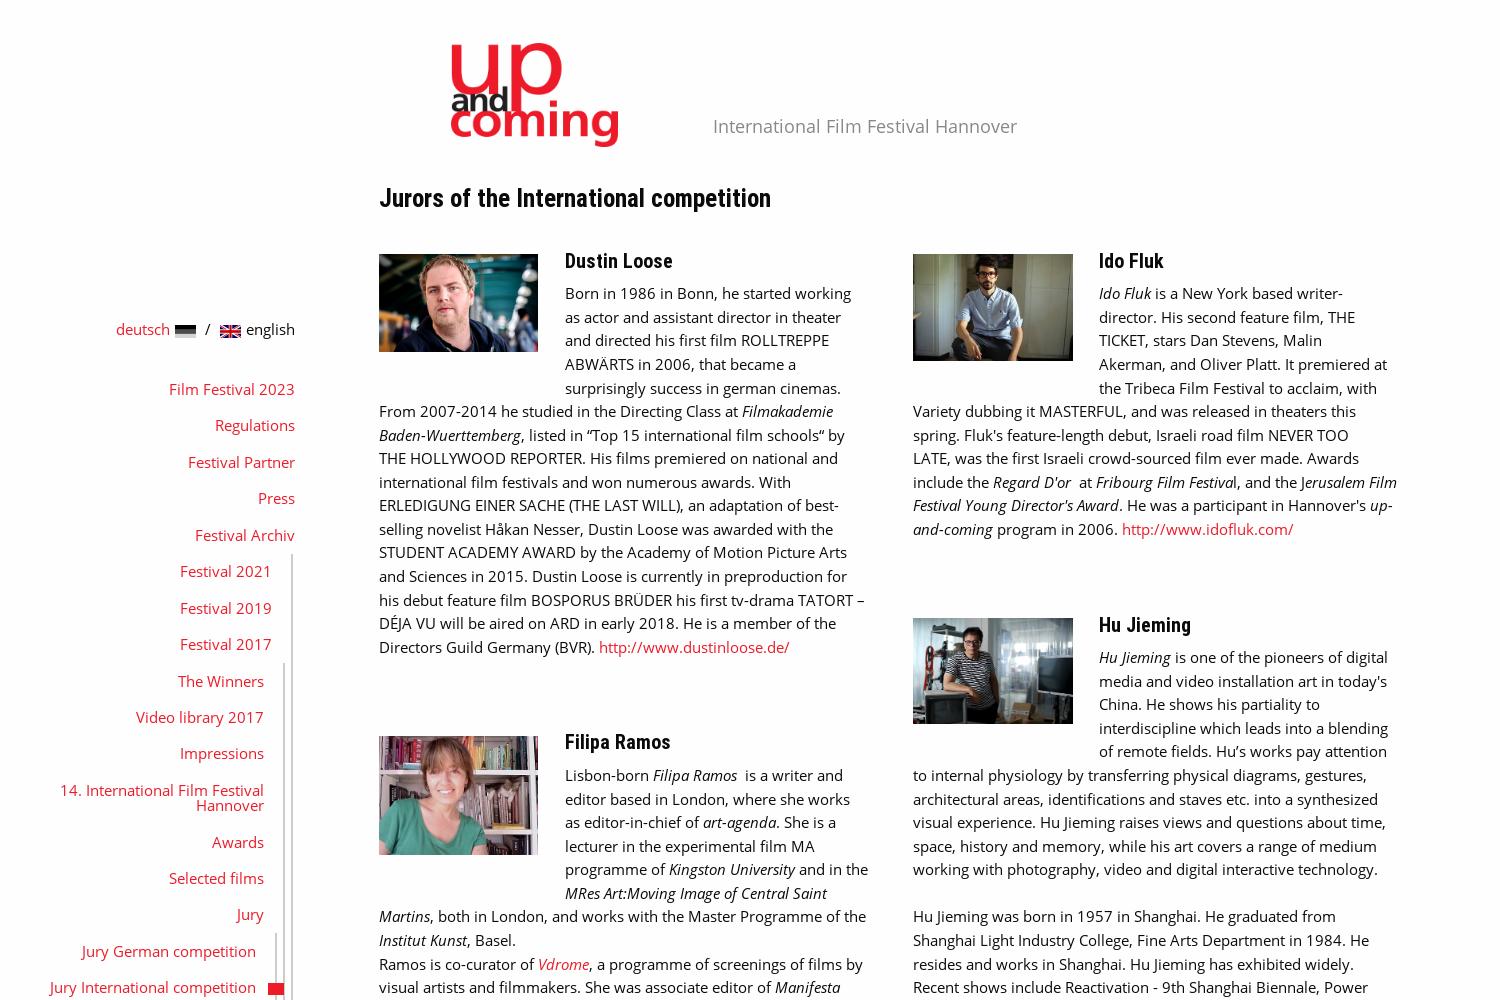  What do you see at coordinates (1118, 505) in the screenshot?
I see `'. He was a participant in Hannover's'` at bounding box center [1118, 505].